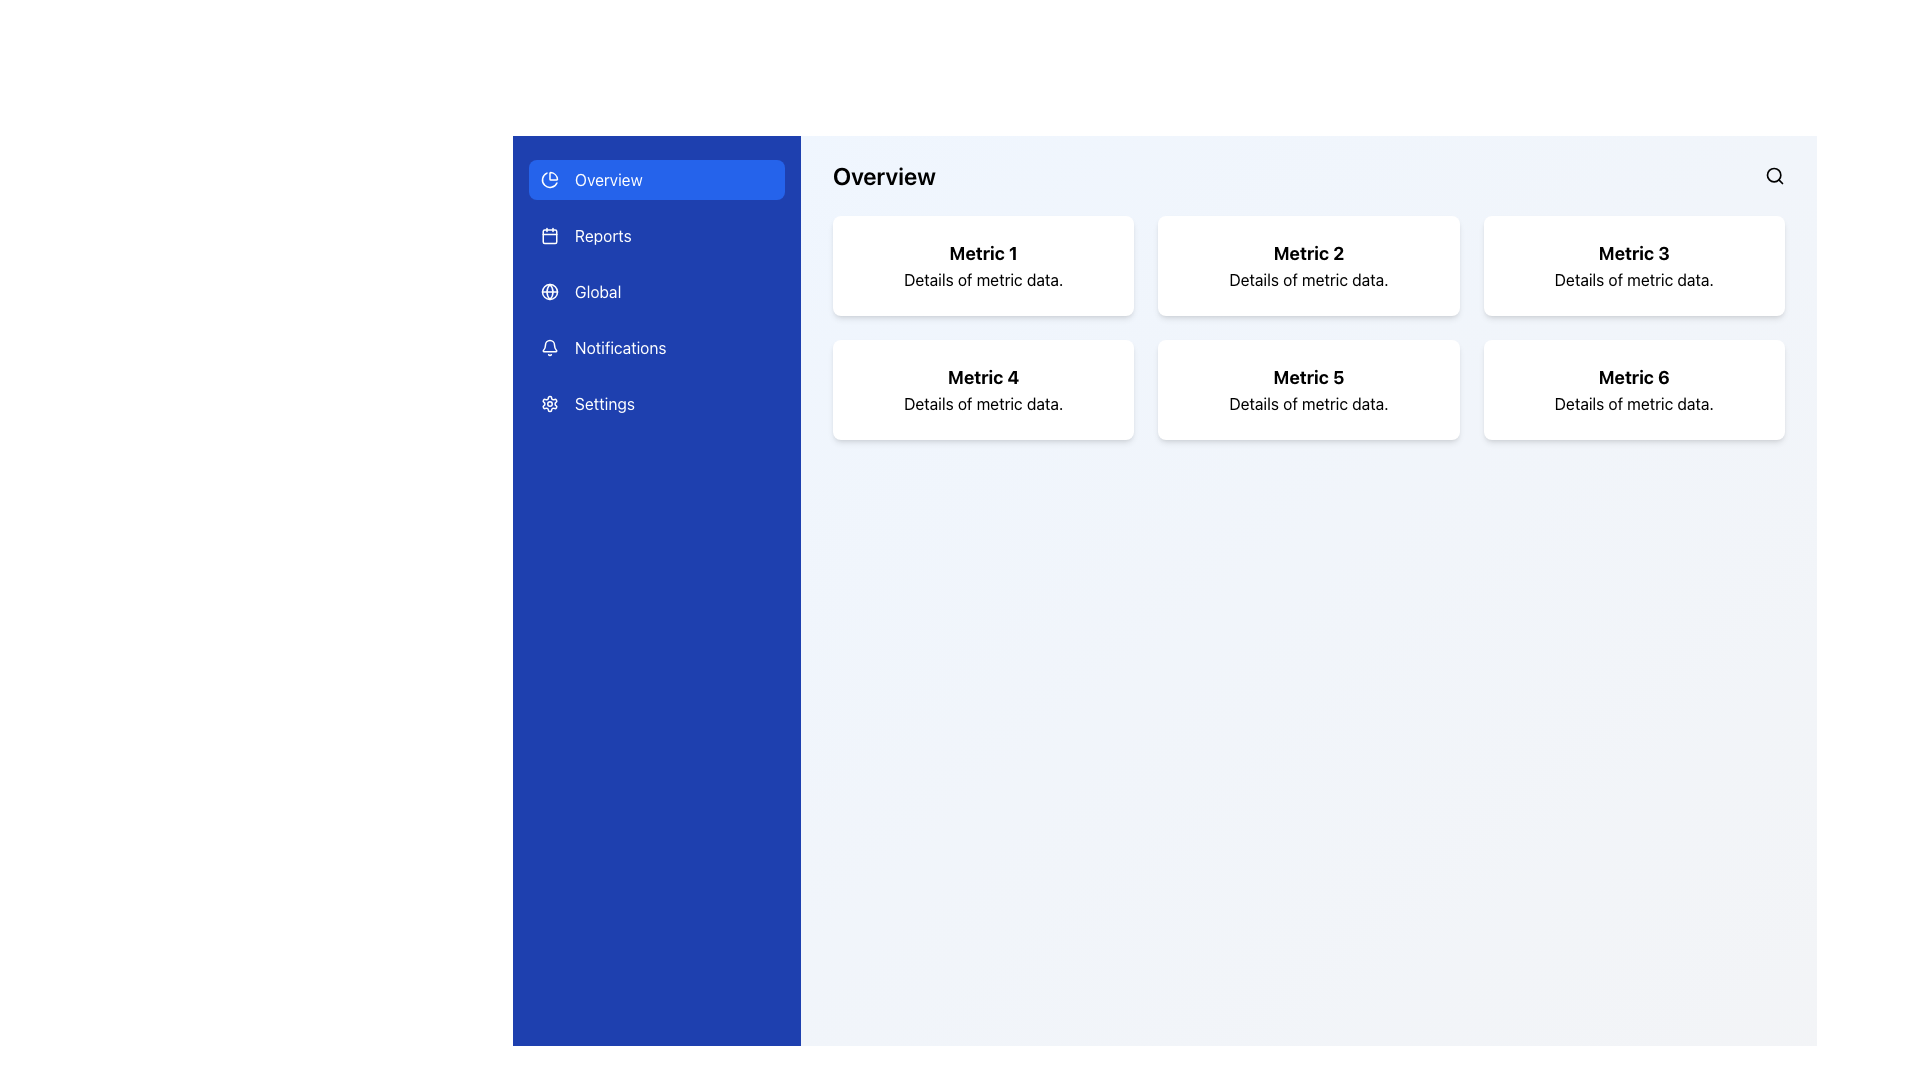  What do you see at coordinates (983, 280) in the screenshot?
I see `text label displaying 'Details of metric data.' located below the heading 'Metric 1' in the card layout` at bounding box center [983, 280].